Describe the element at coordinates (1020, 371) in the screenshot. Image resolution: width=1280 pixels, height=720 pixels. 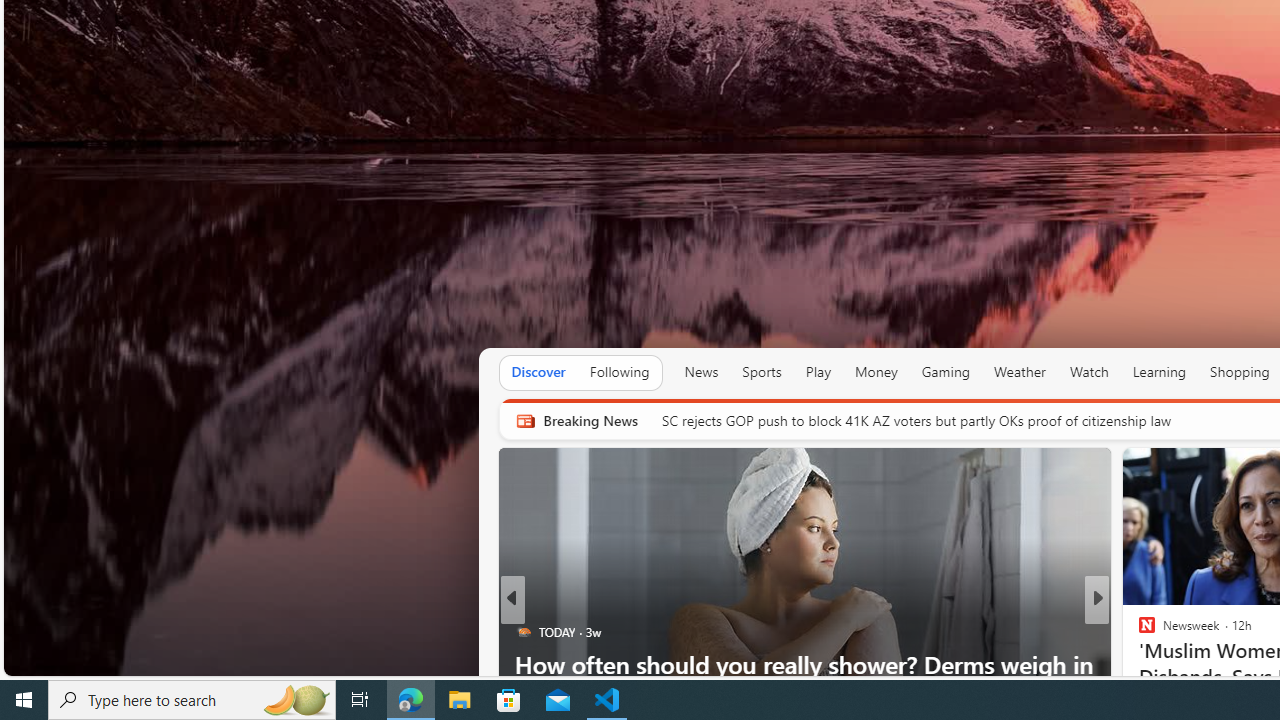
I see `'Weather'` at that location.